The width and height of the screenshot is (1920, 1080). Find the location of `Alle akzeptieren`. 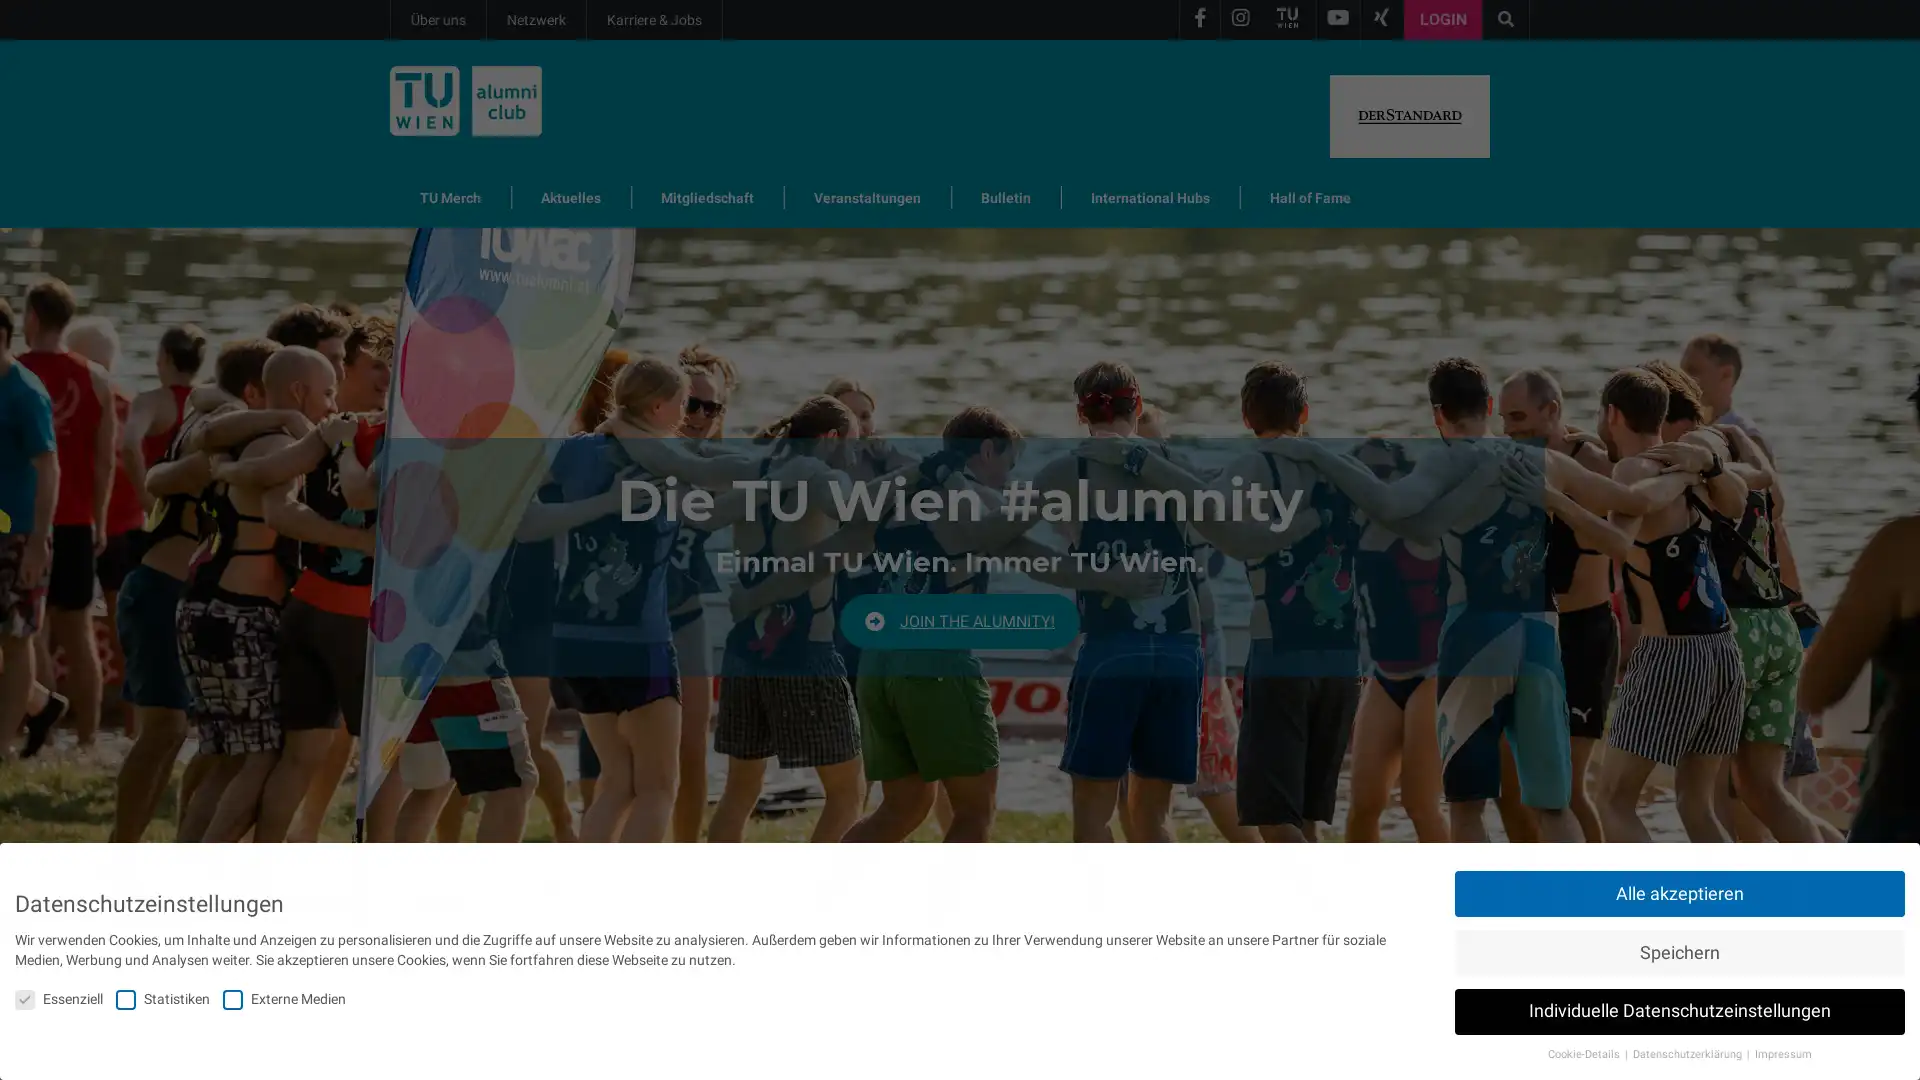

Alle akzeptieren is located at coordinates (1680, 893).